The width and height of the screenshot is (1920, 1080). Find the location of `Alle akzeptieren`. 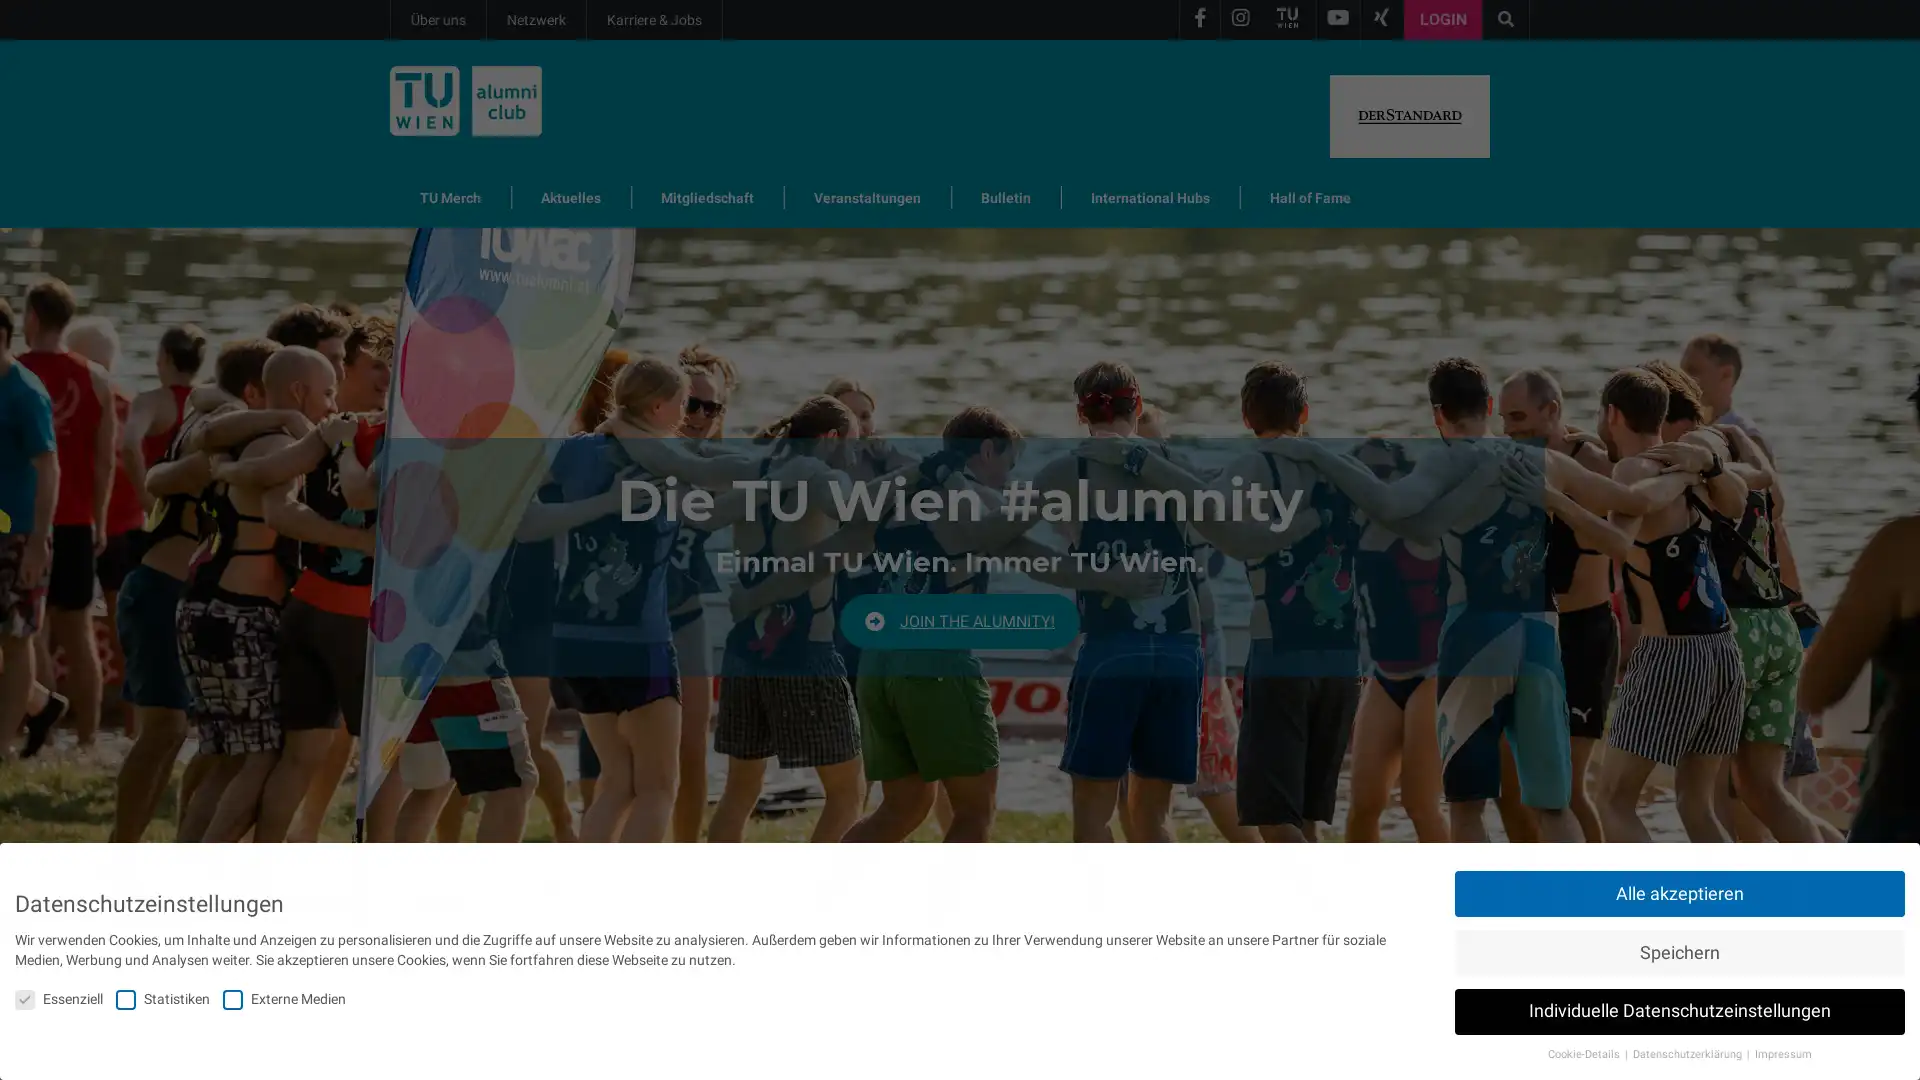

Alle akzeptieren is located at coordinates (1680, 893).